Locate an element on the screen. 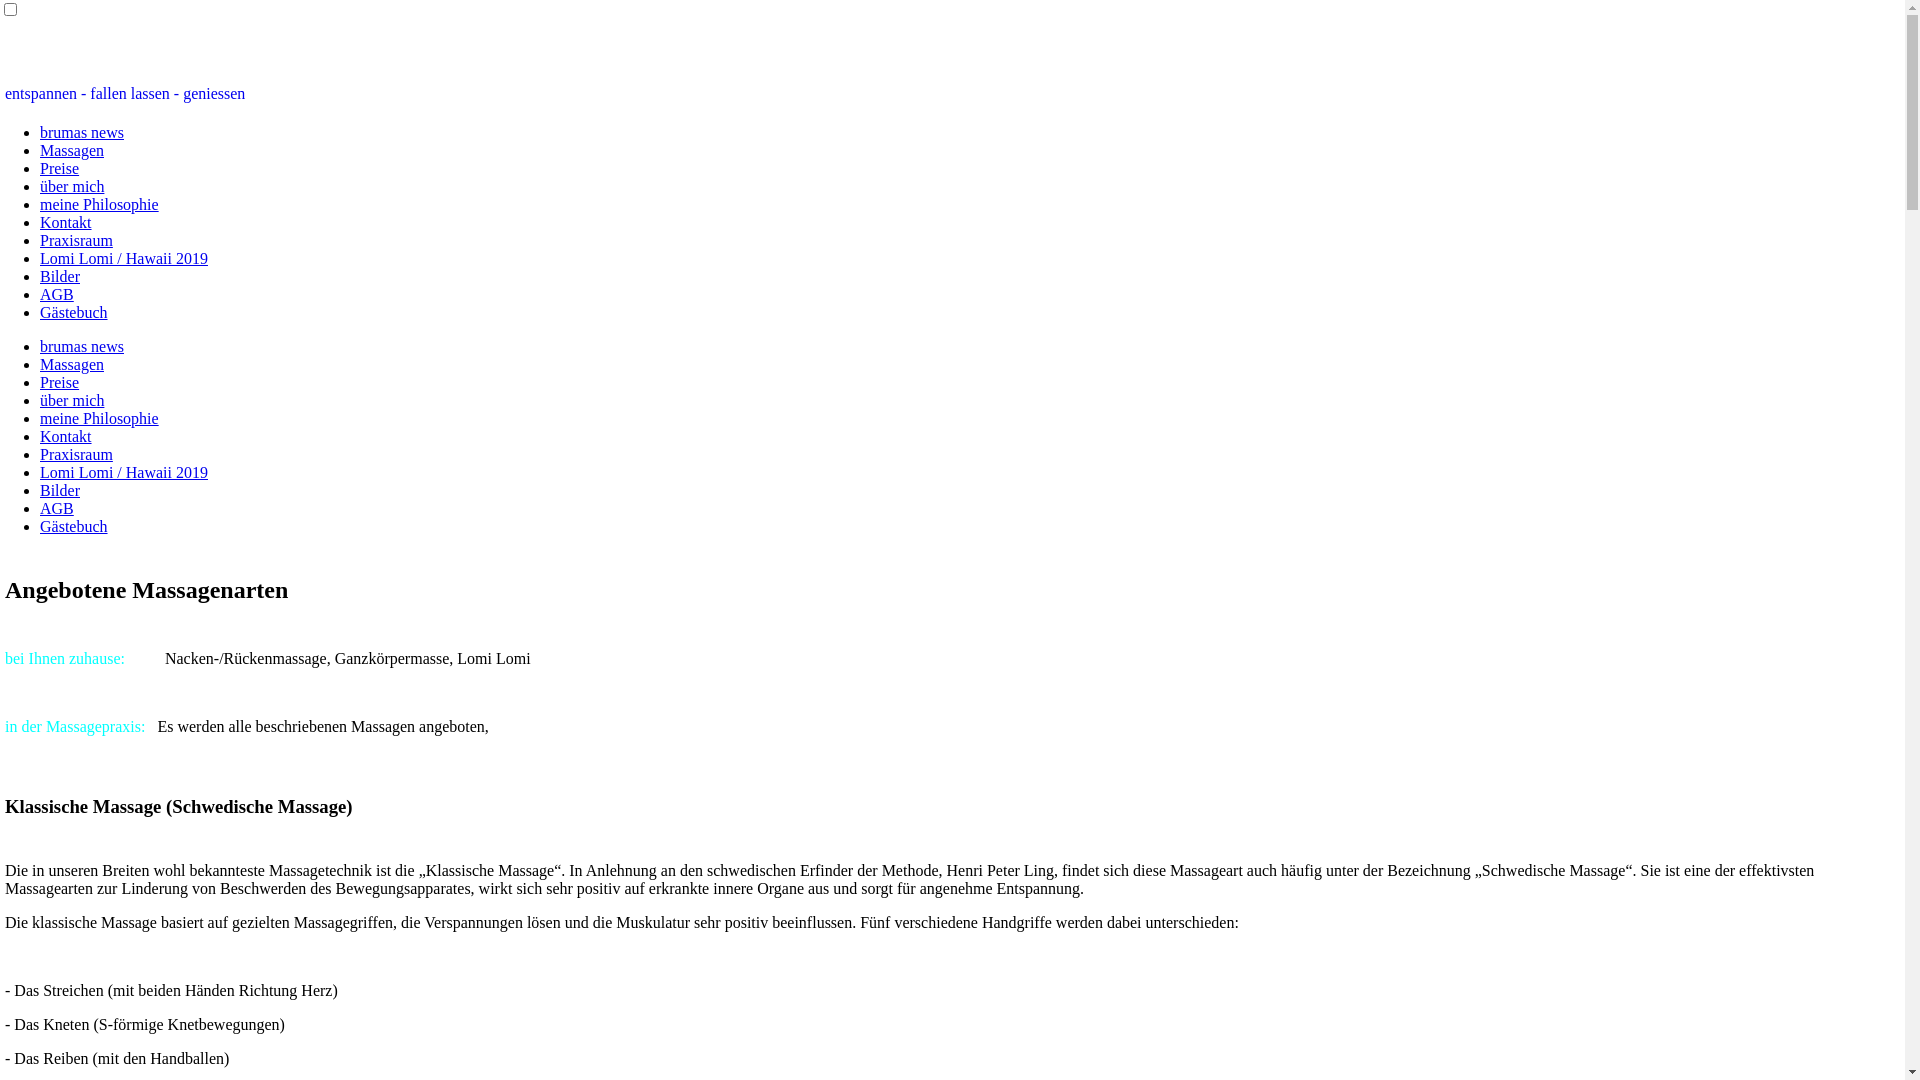  'Massagen' is located at coordinates (72, 149).